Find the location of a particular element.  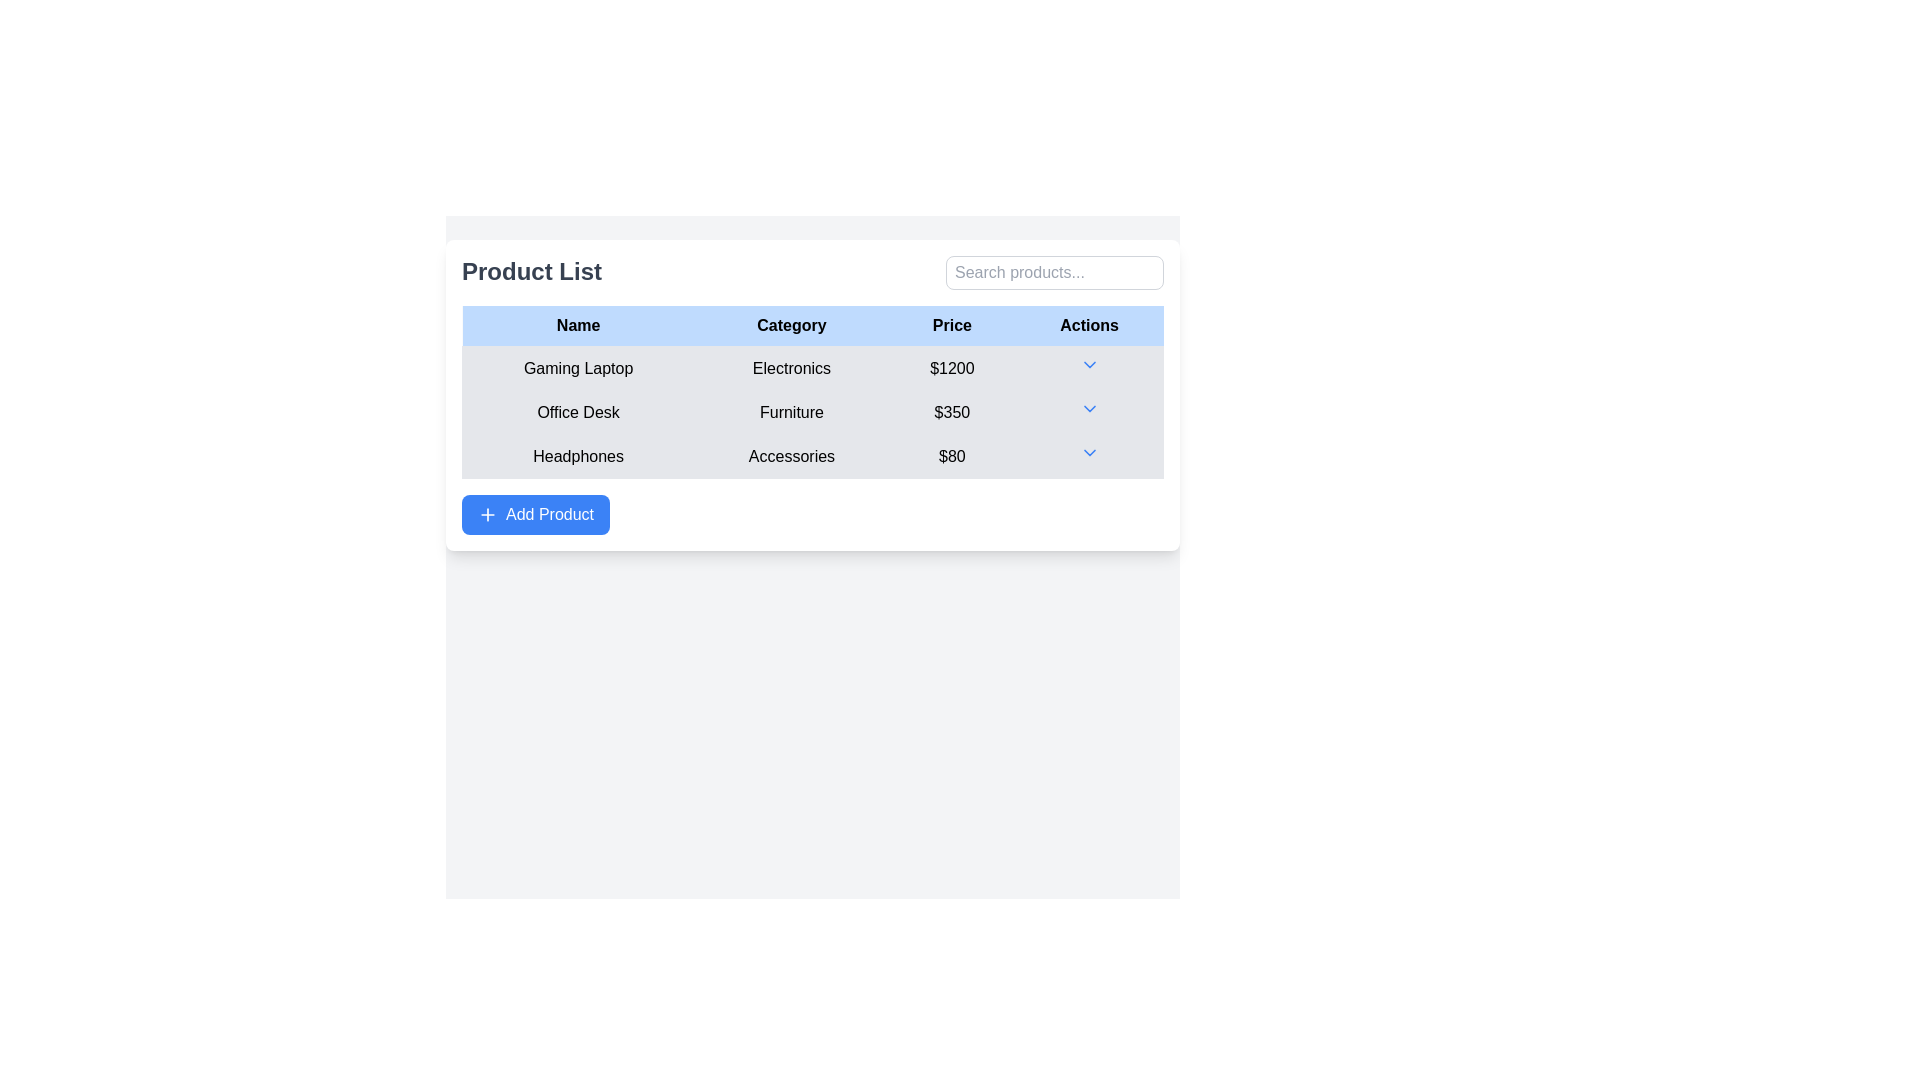

the table cell containing the text 'Electronics', which is located in the first row under the 'Category' column, positioned to the right of 'Gaming Laptop' and to the left of '$1200' is located at coordinates (812, 368).